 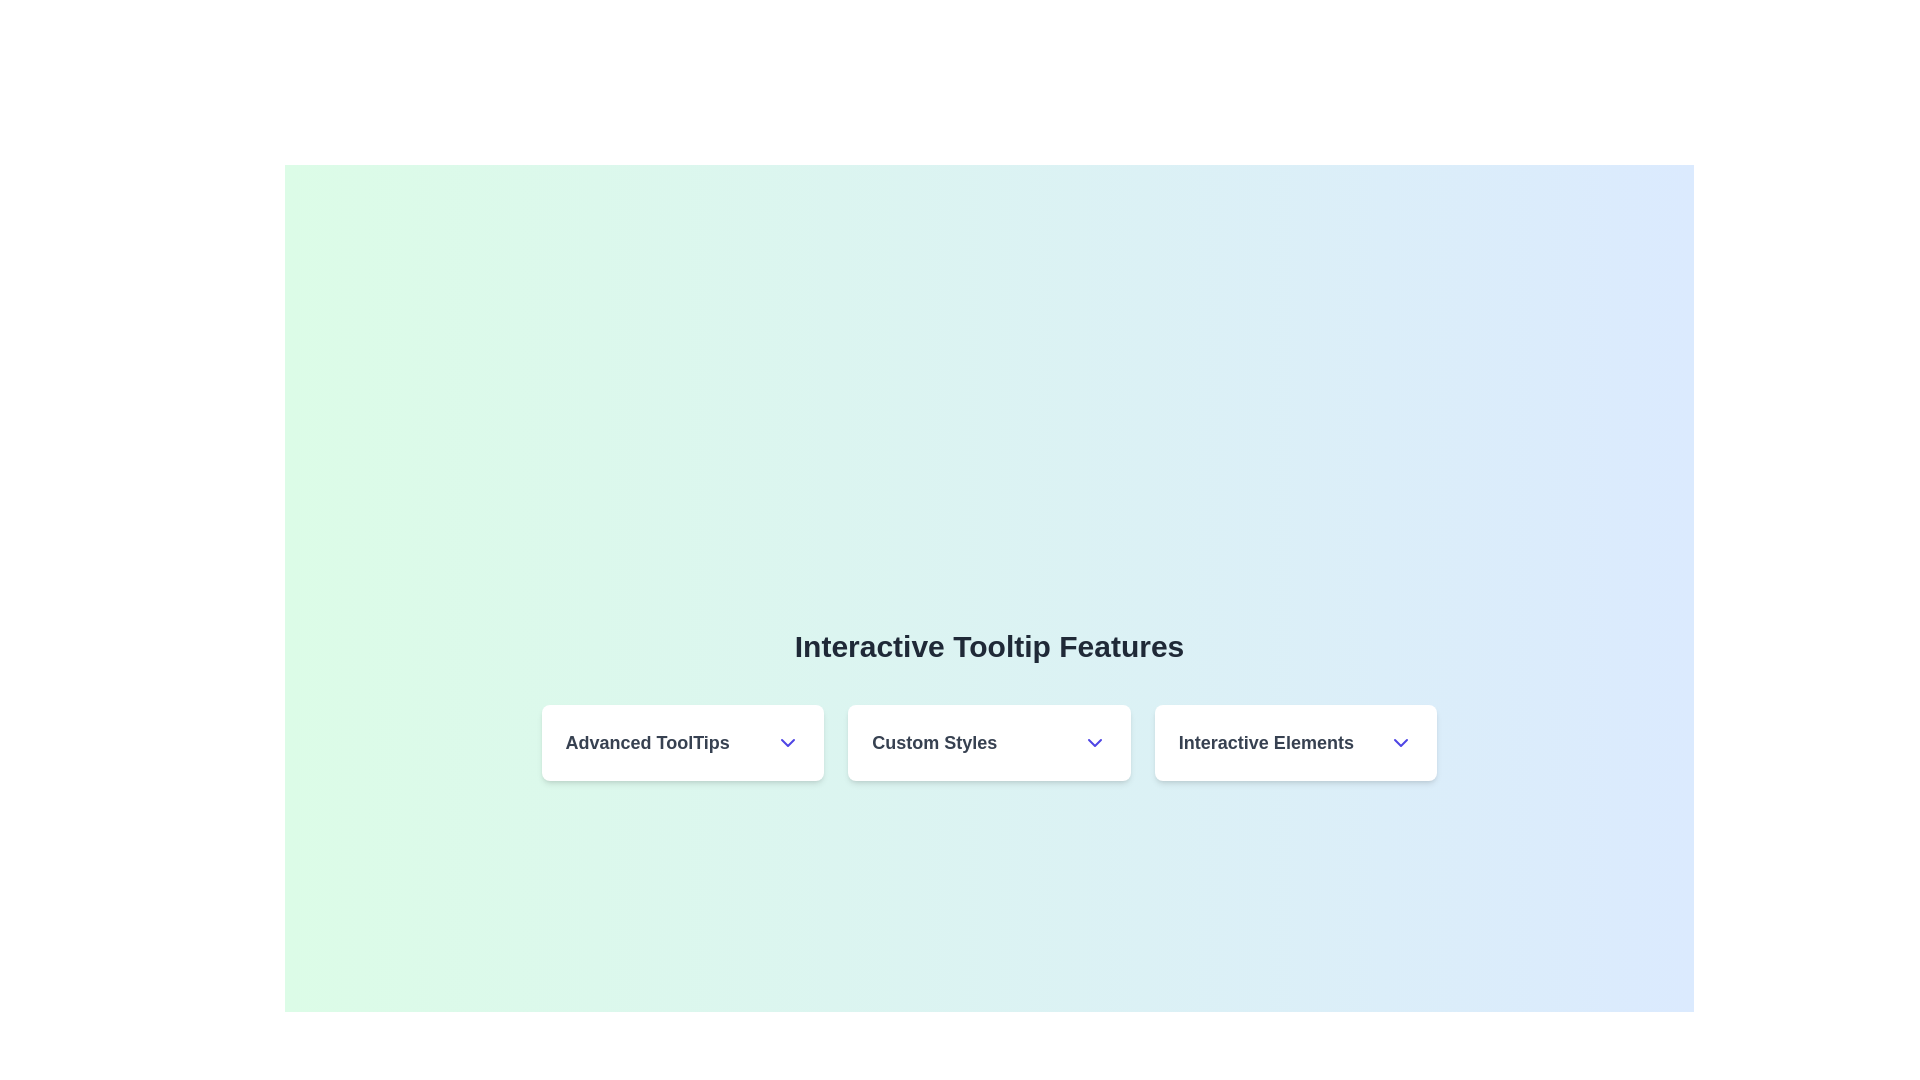 What do you see at coordinates (682, 743) in the screenshot?
I see `the 'Advanced ToolTips' text label` at bounding box center [682, 743].